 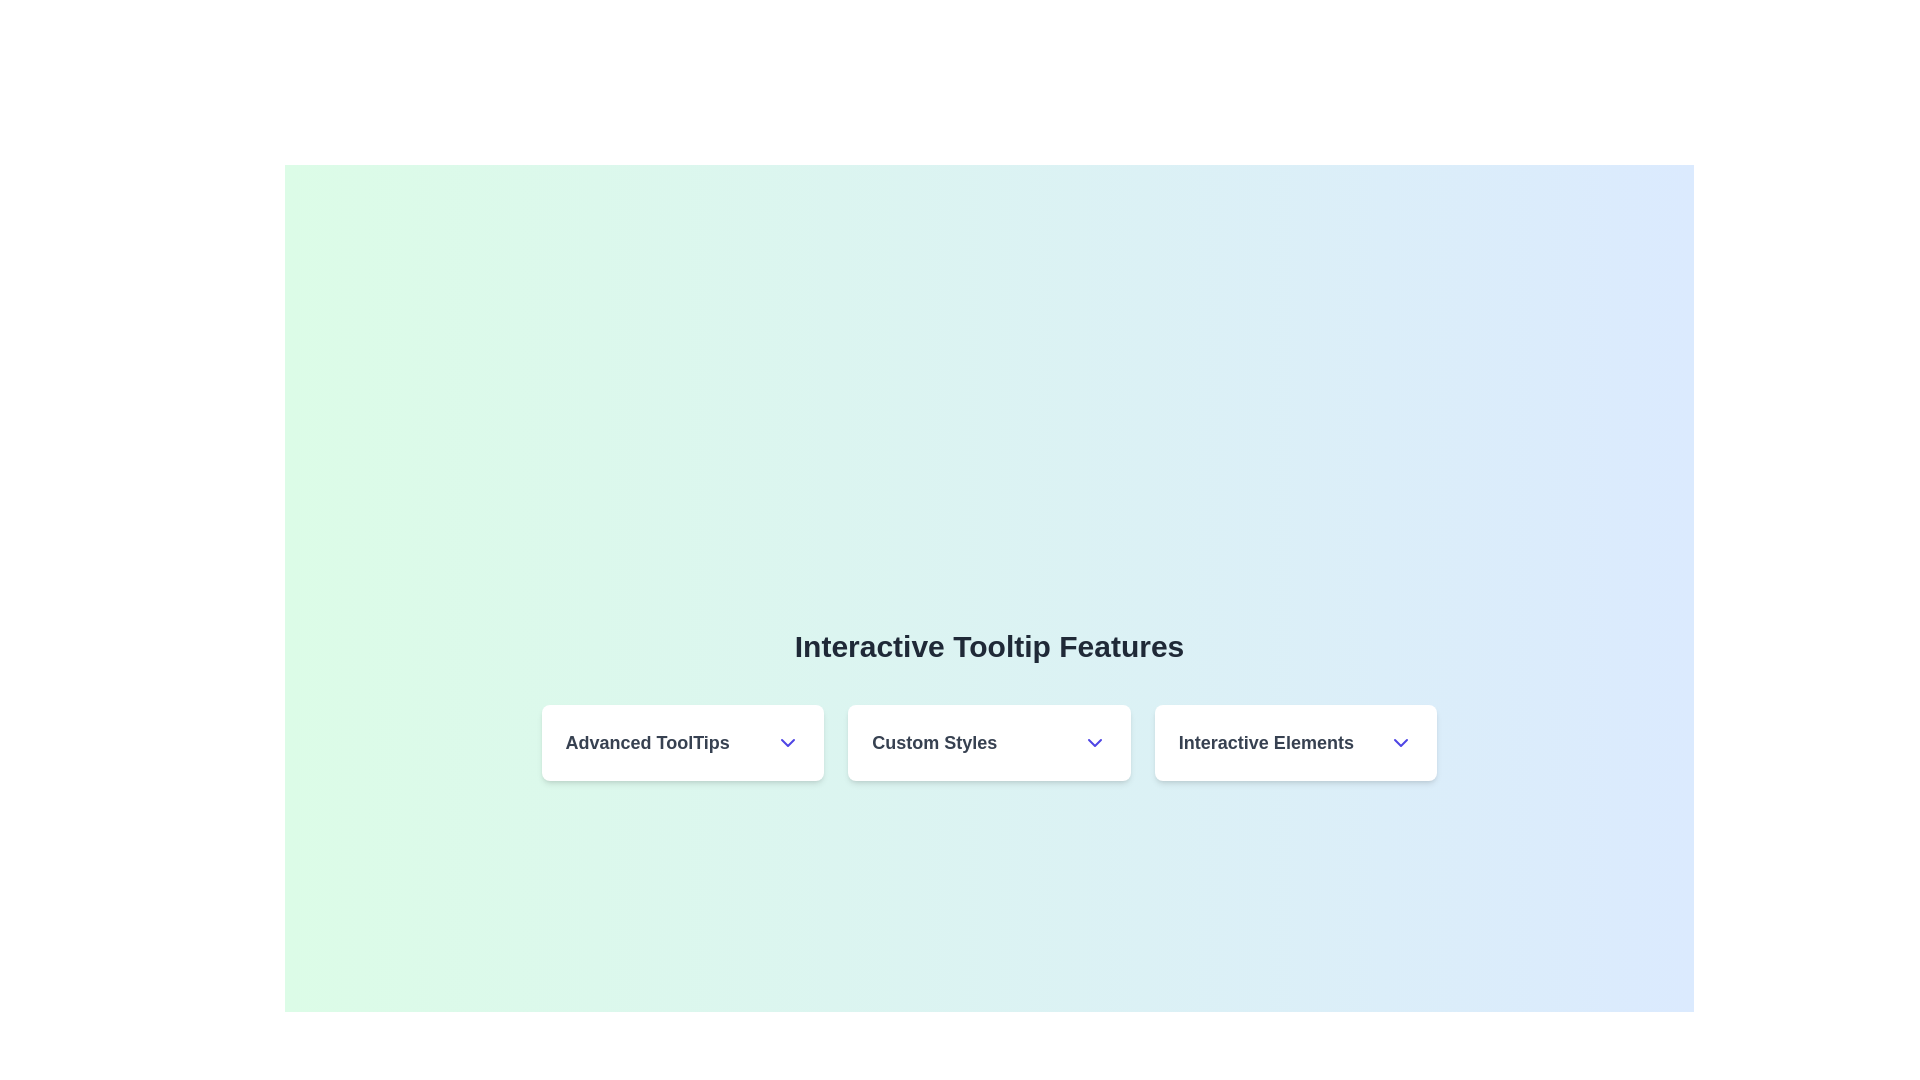 What do you see at coordinates (682, 743) in the screenshot?
I see `the 'Advanced ToolTips' text label` at bounding box center [682, 743].